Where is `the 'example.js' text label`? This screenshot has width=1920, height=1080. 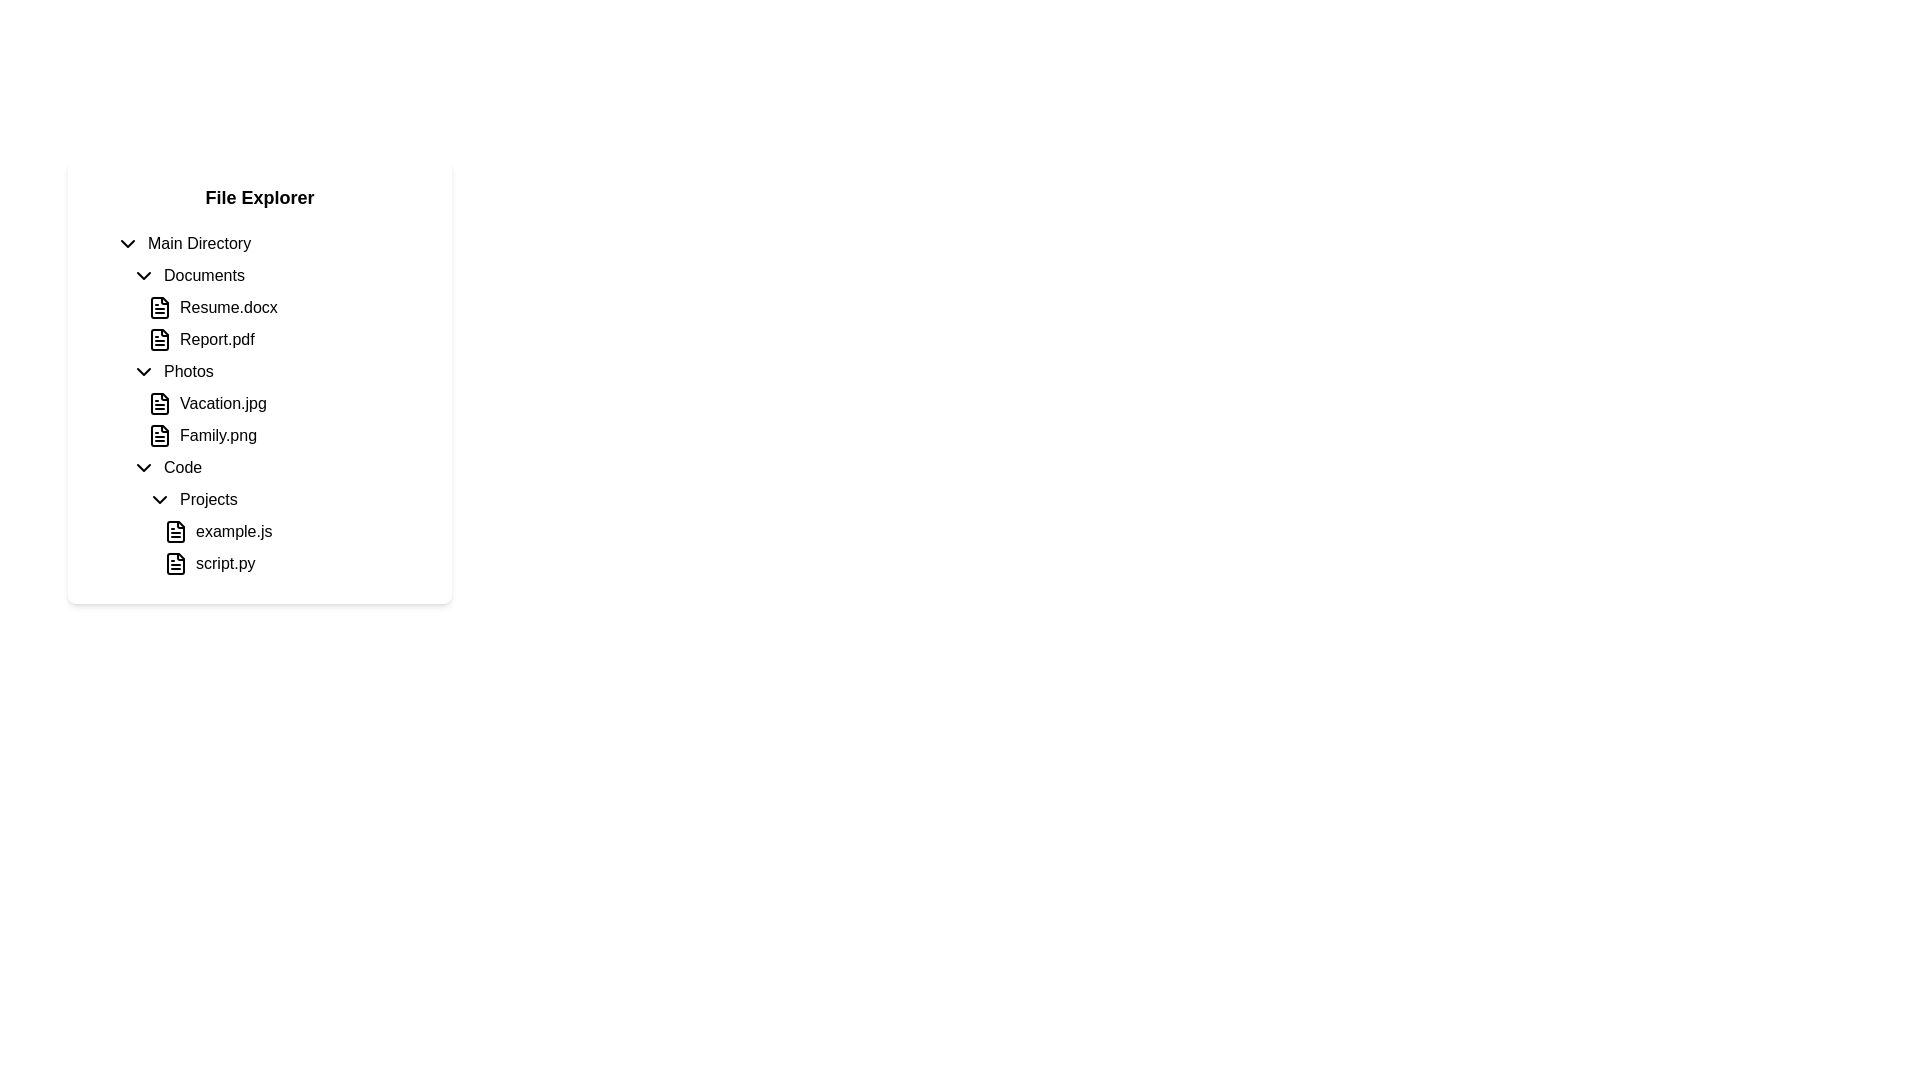
the 'example.js' text label is located at coordinates (234, 531).